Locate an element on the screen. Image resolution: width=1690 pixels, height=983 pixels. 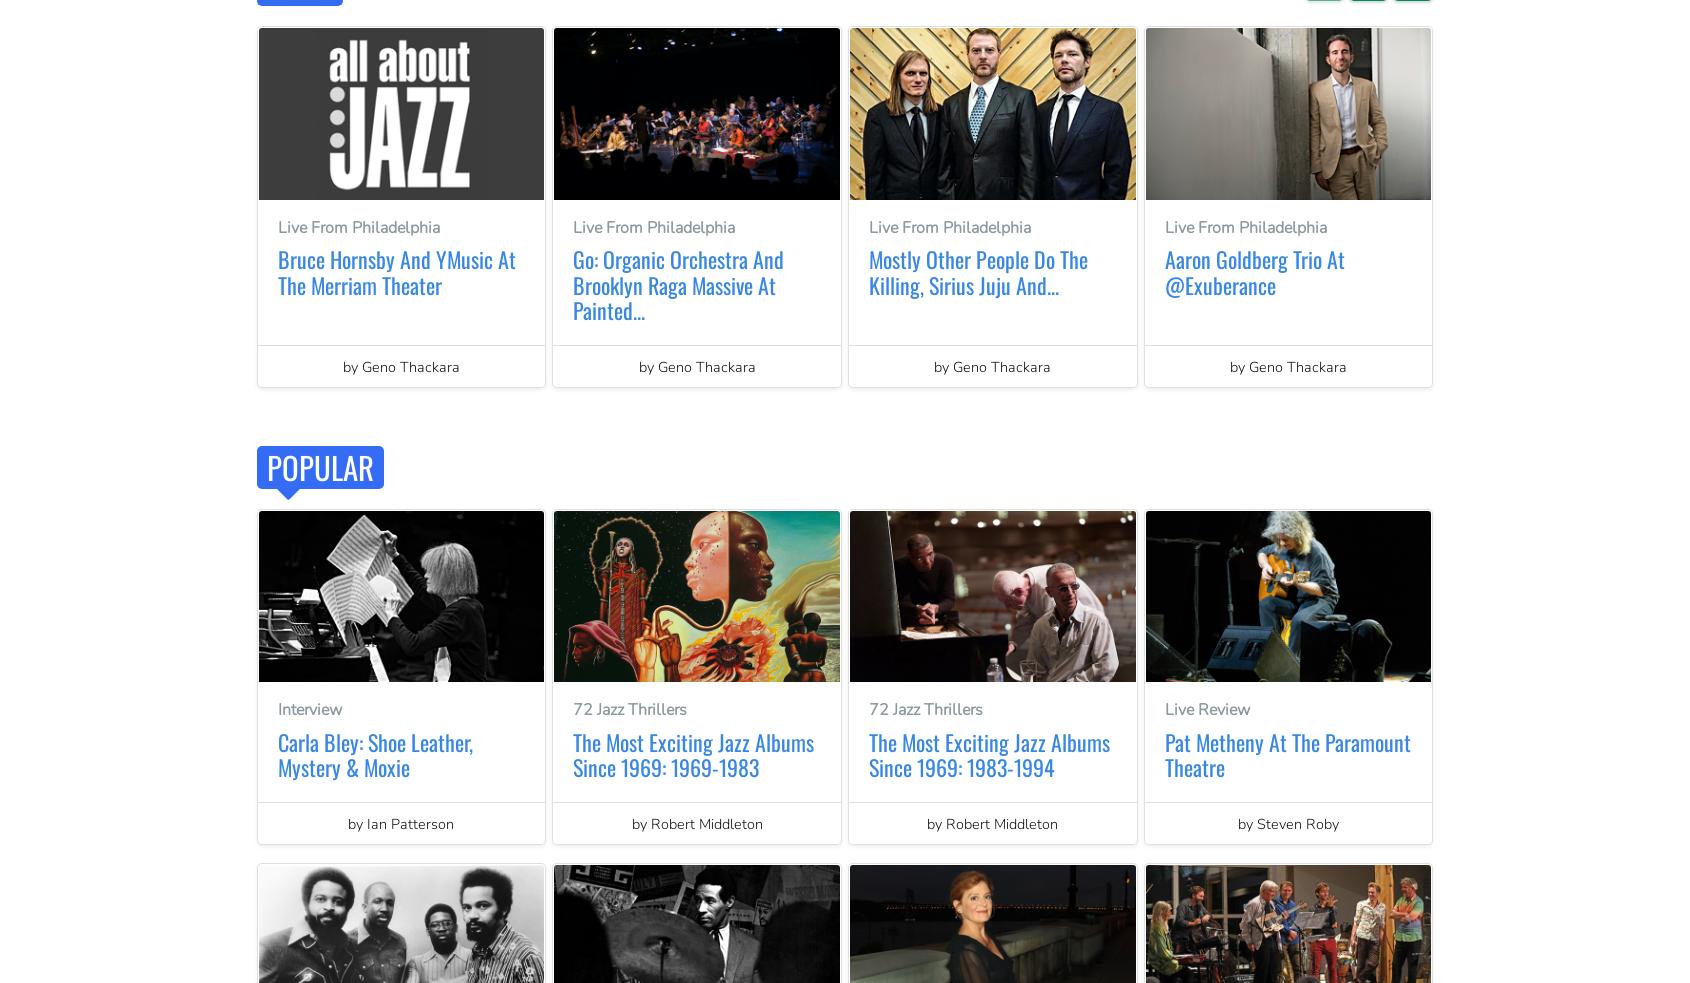
'Mostly Other People Do the Killing, Sirius Juju and...' is located at coordinates (977, 271).